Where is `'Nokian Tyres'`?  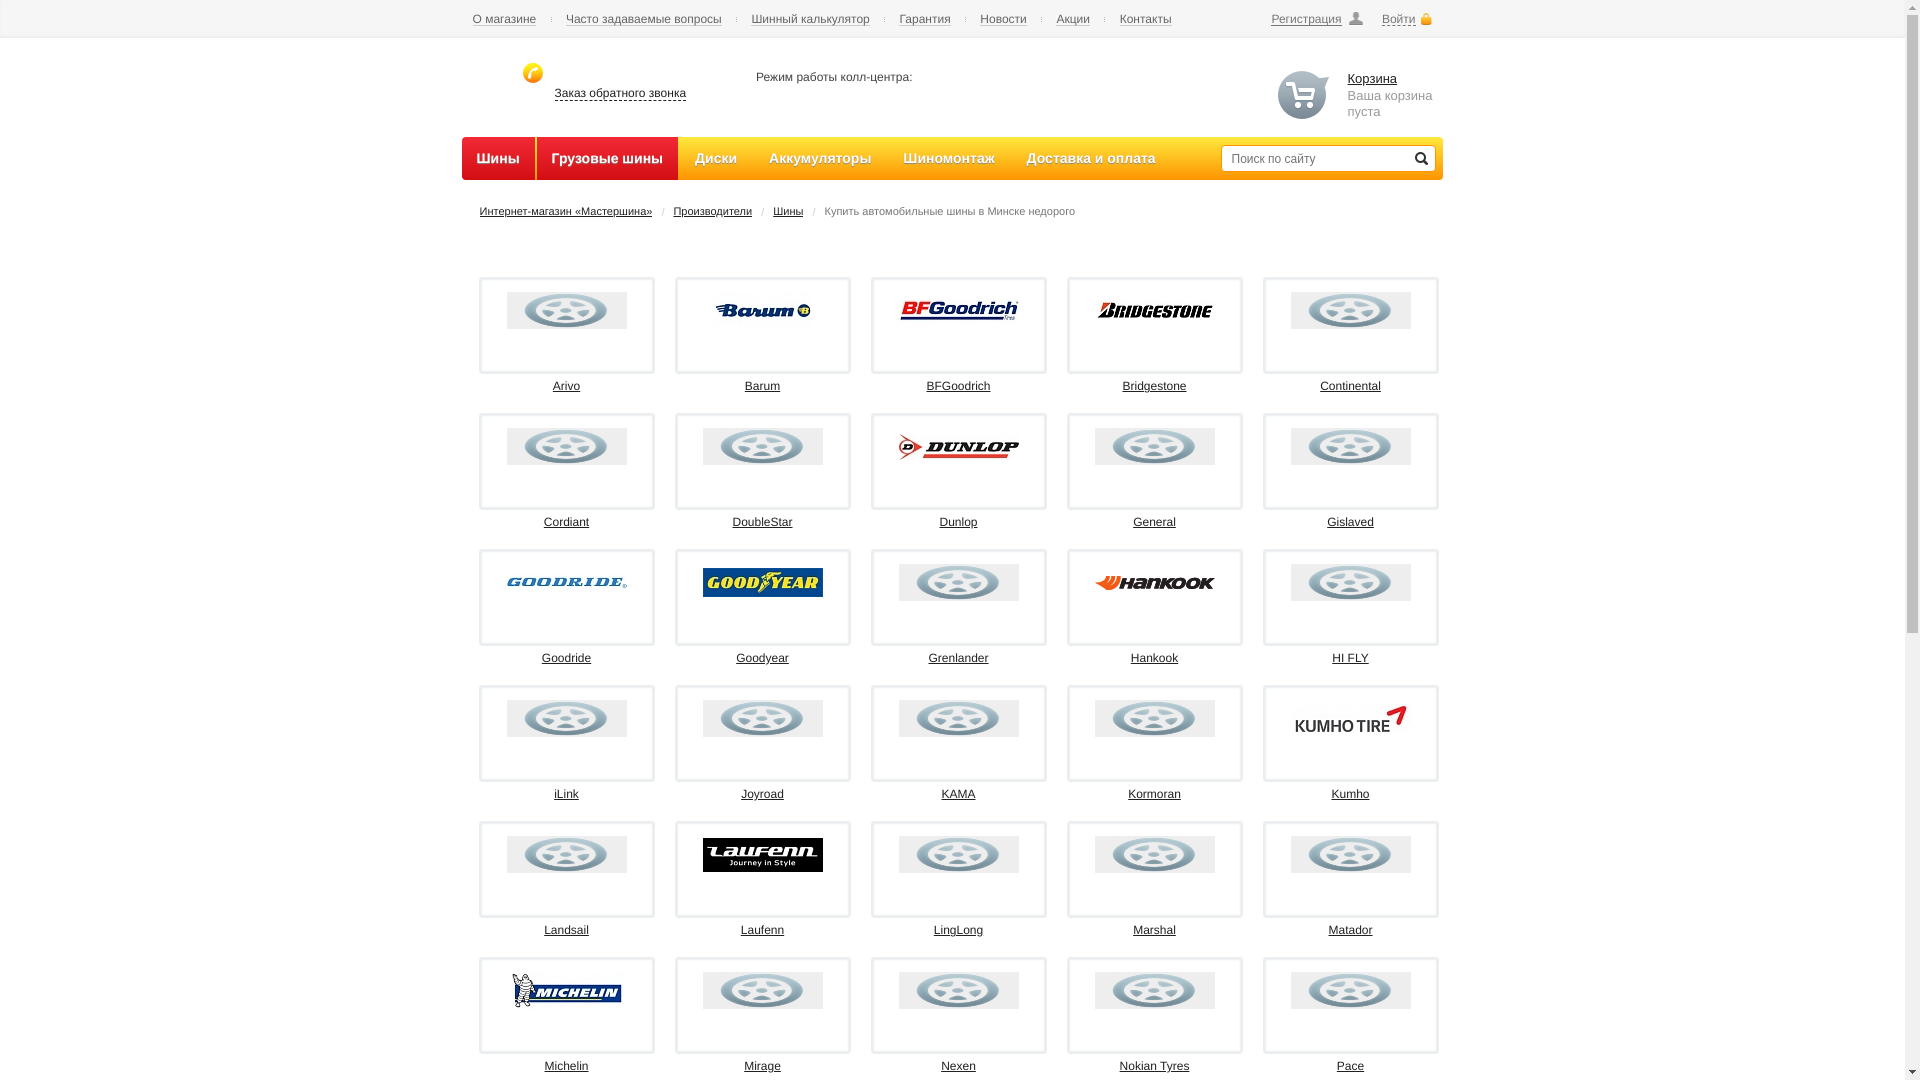
'Nokian Tyres' is located at coordinates (1118, 1064).